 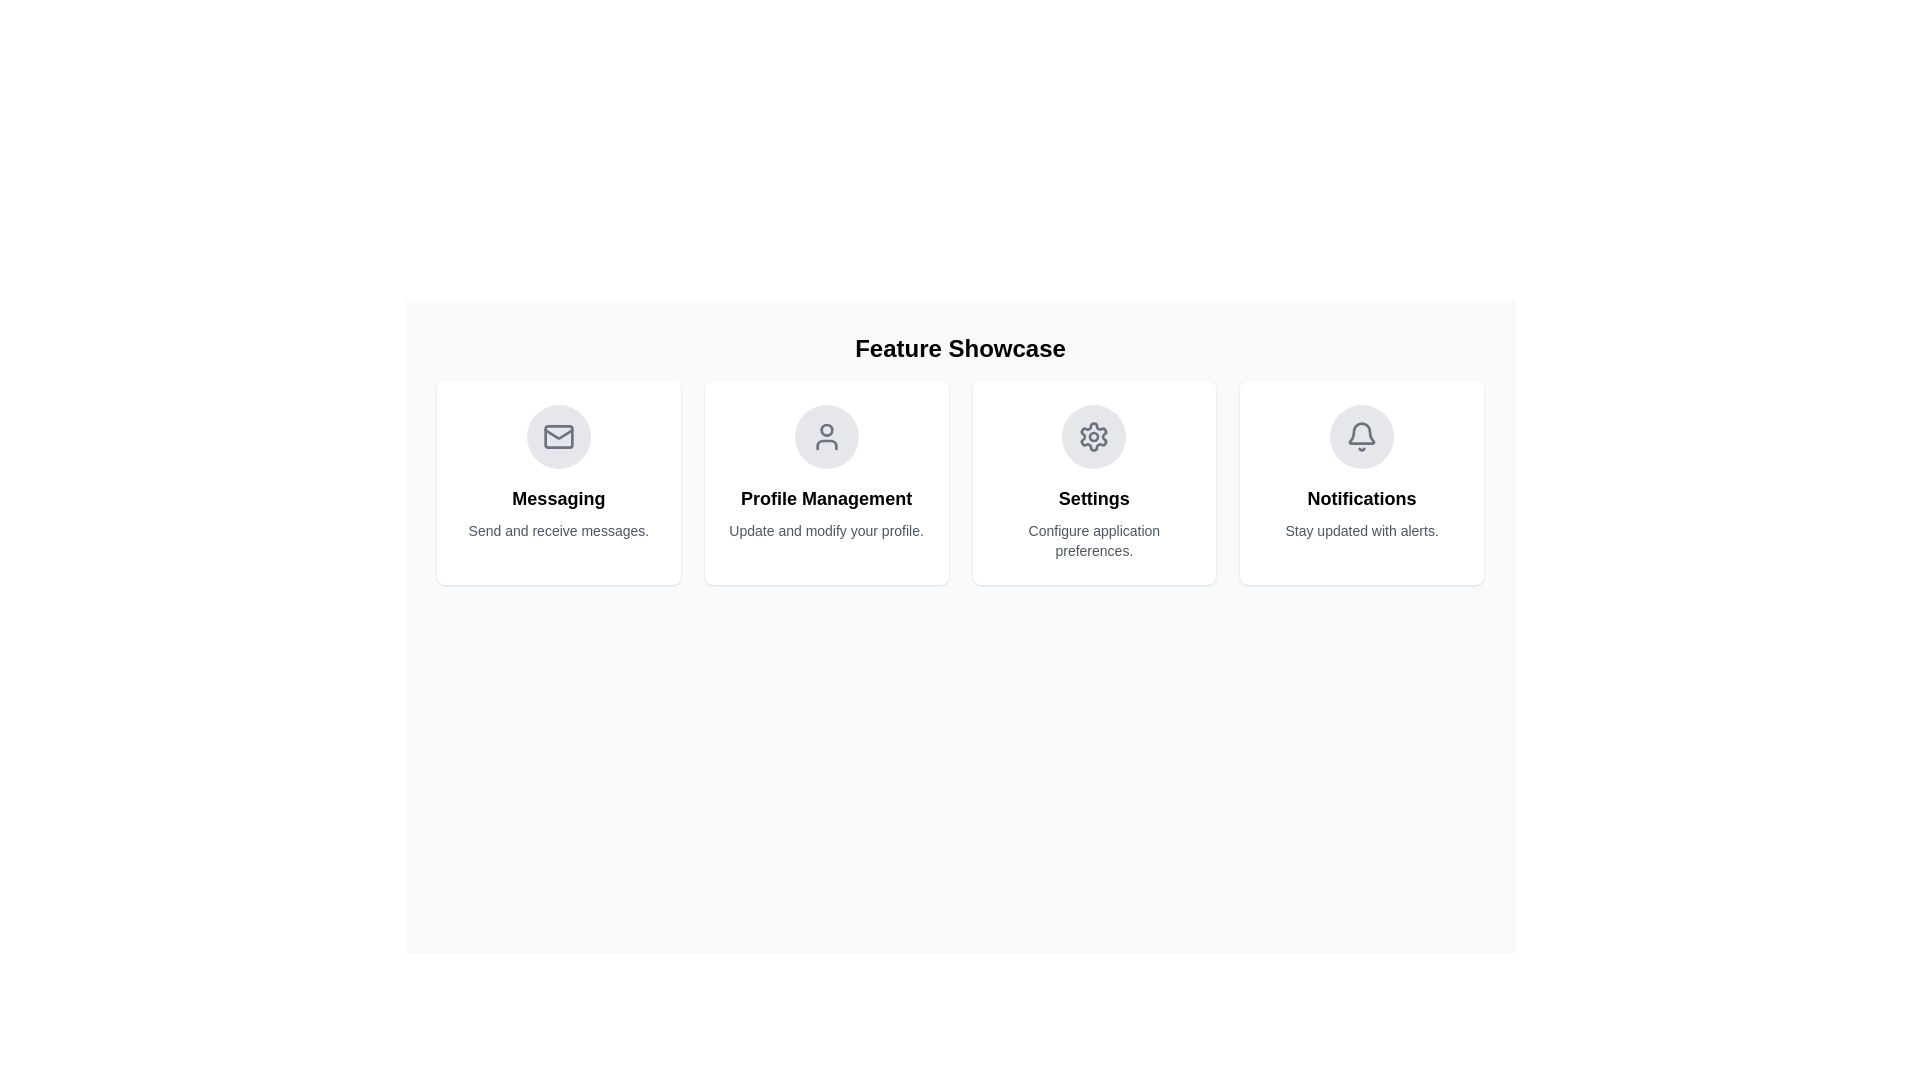 I want to click on the 'Profile Management' icon, which is located at the top of the second card in a row, indicating user customization features, so click(x=826, y=435).